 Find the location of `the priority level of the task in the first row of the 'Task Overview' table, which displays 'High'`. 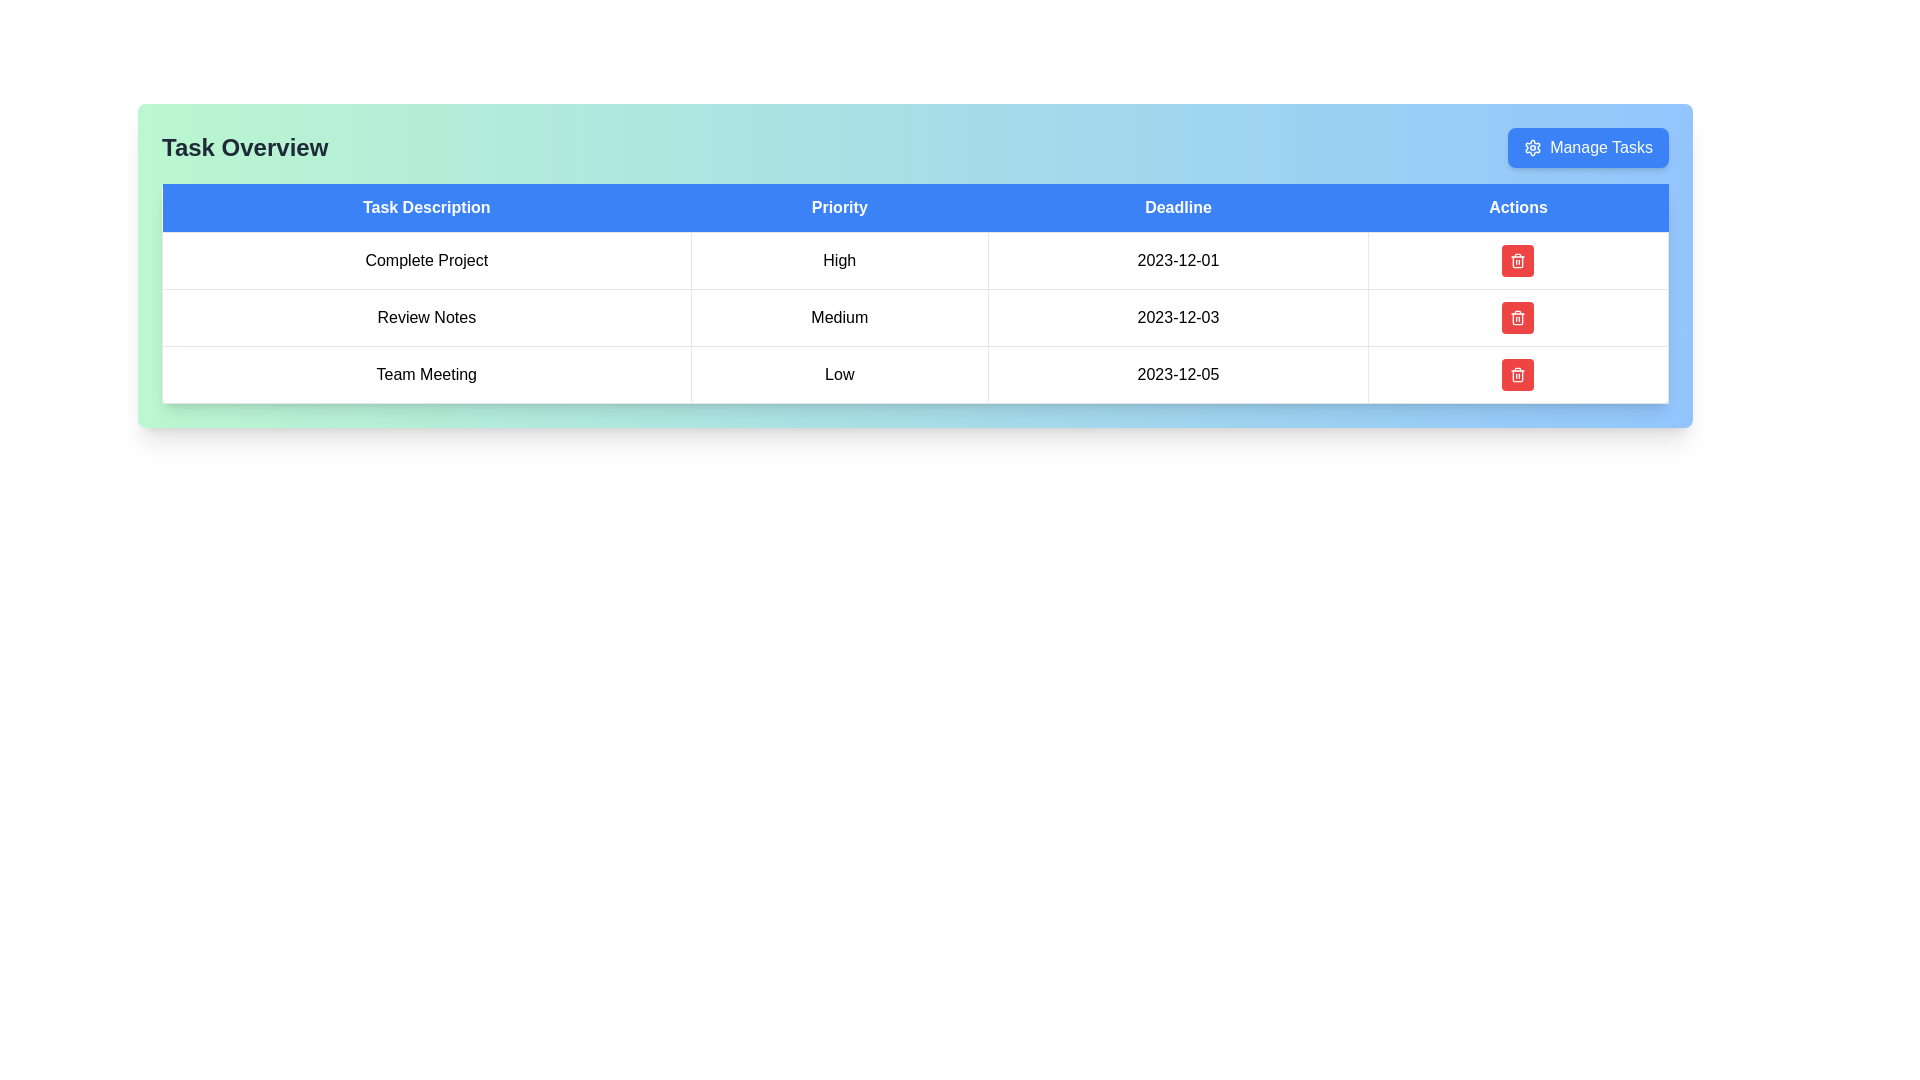

the priority level of the task in the first row of the 'Task Overview' table, which displays 'High' is located at coordinates (914, 260).